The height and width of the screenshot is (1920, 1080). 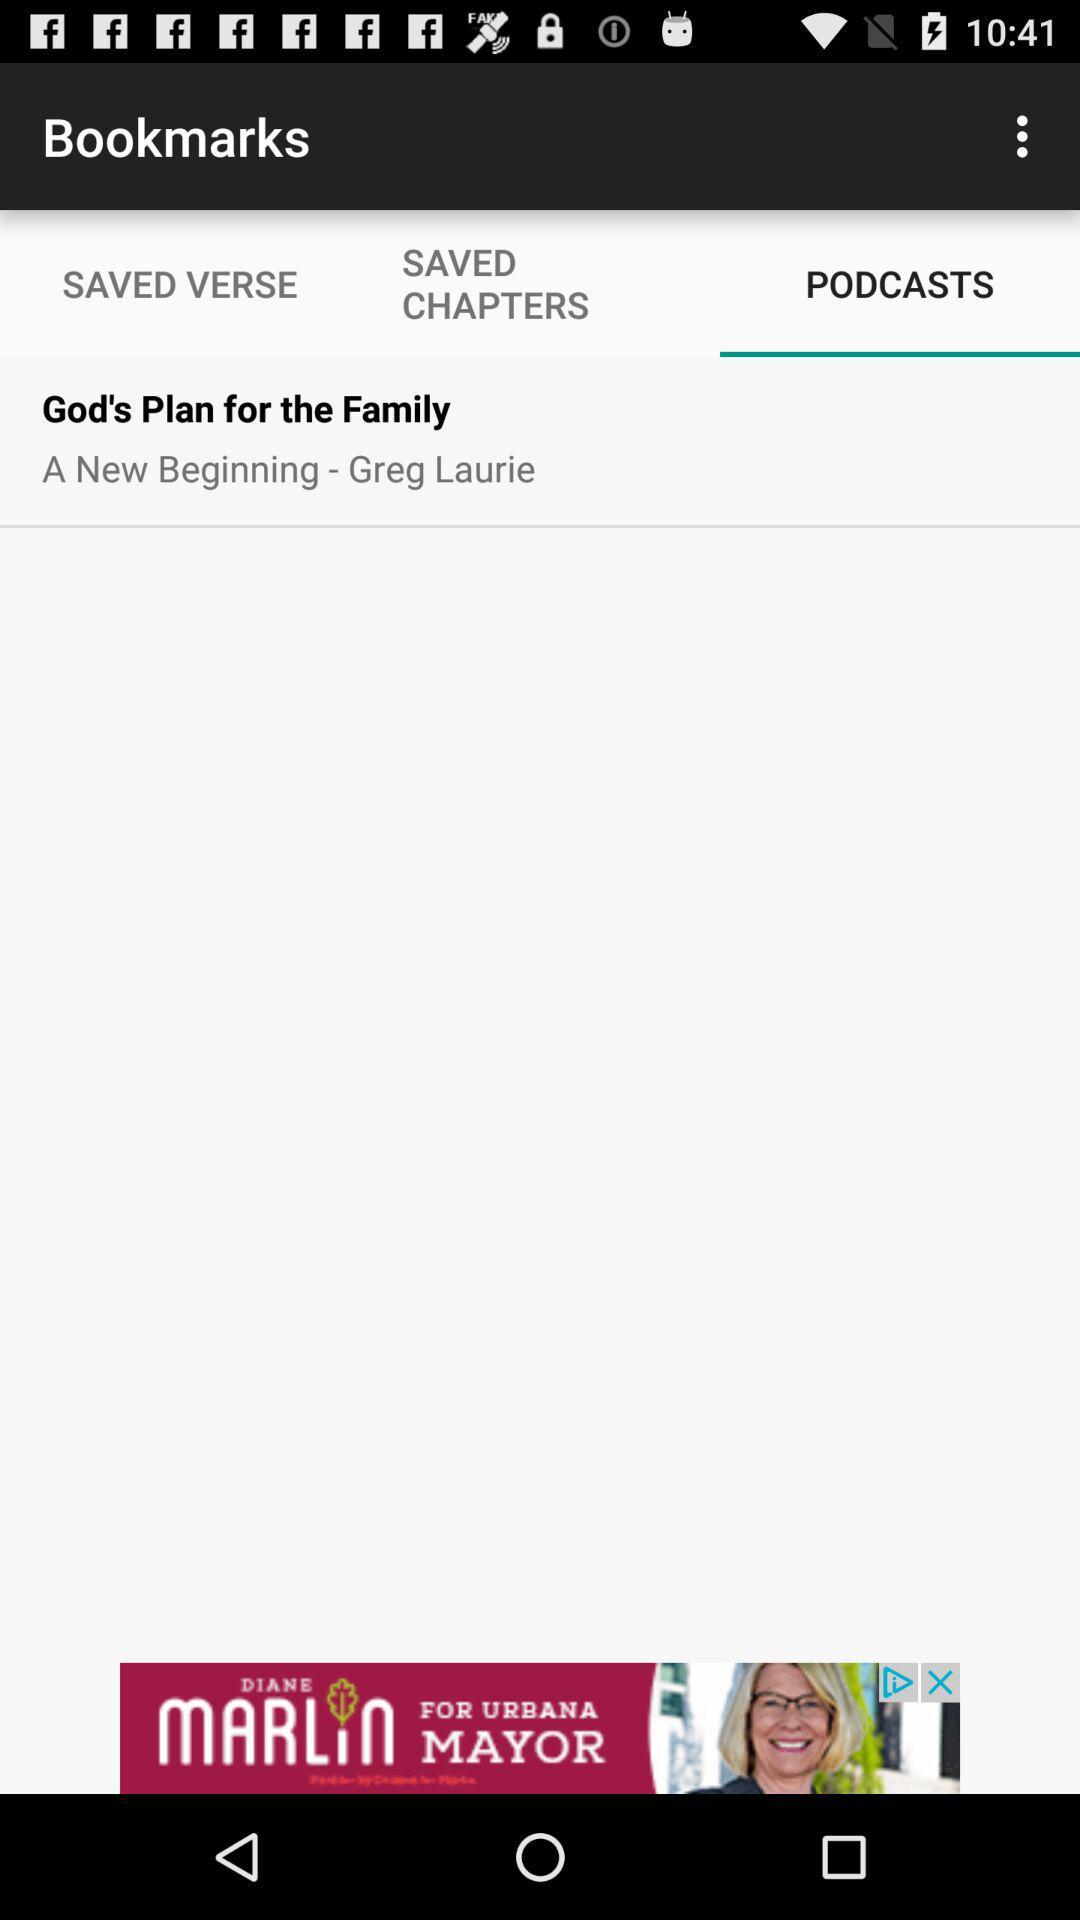 I want to click on advertisement link, so click(x=540, y=1727).